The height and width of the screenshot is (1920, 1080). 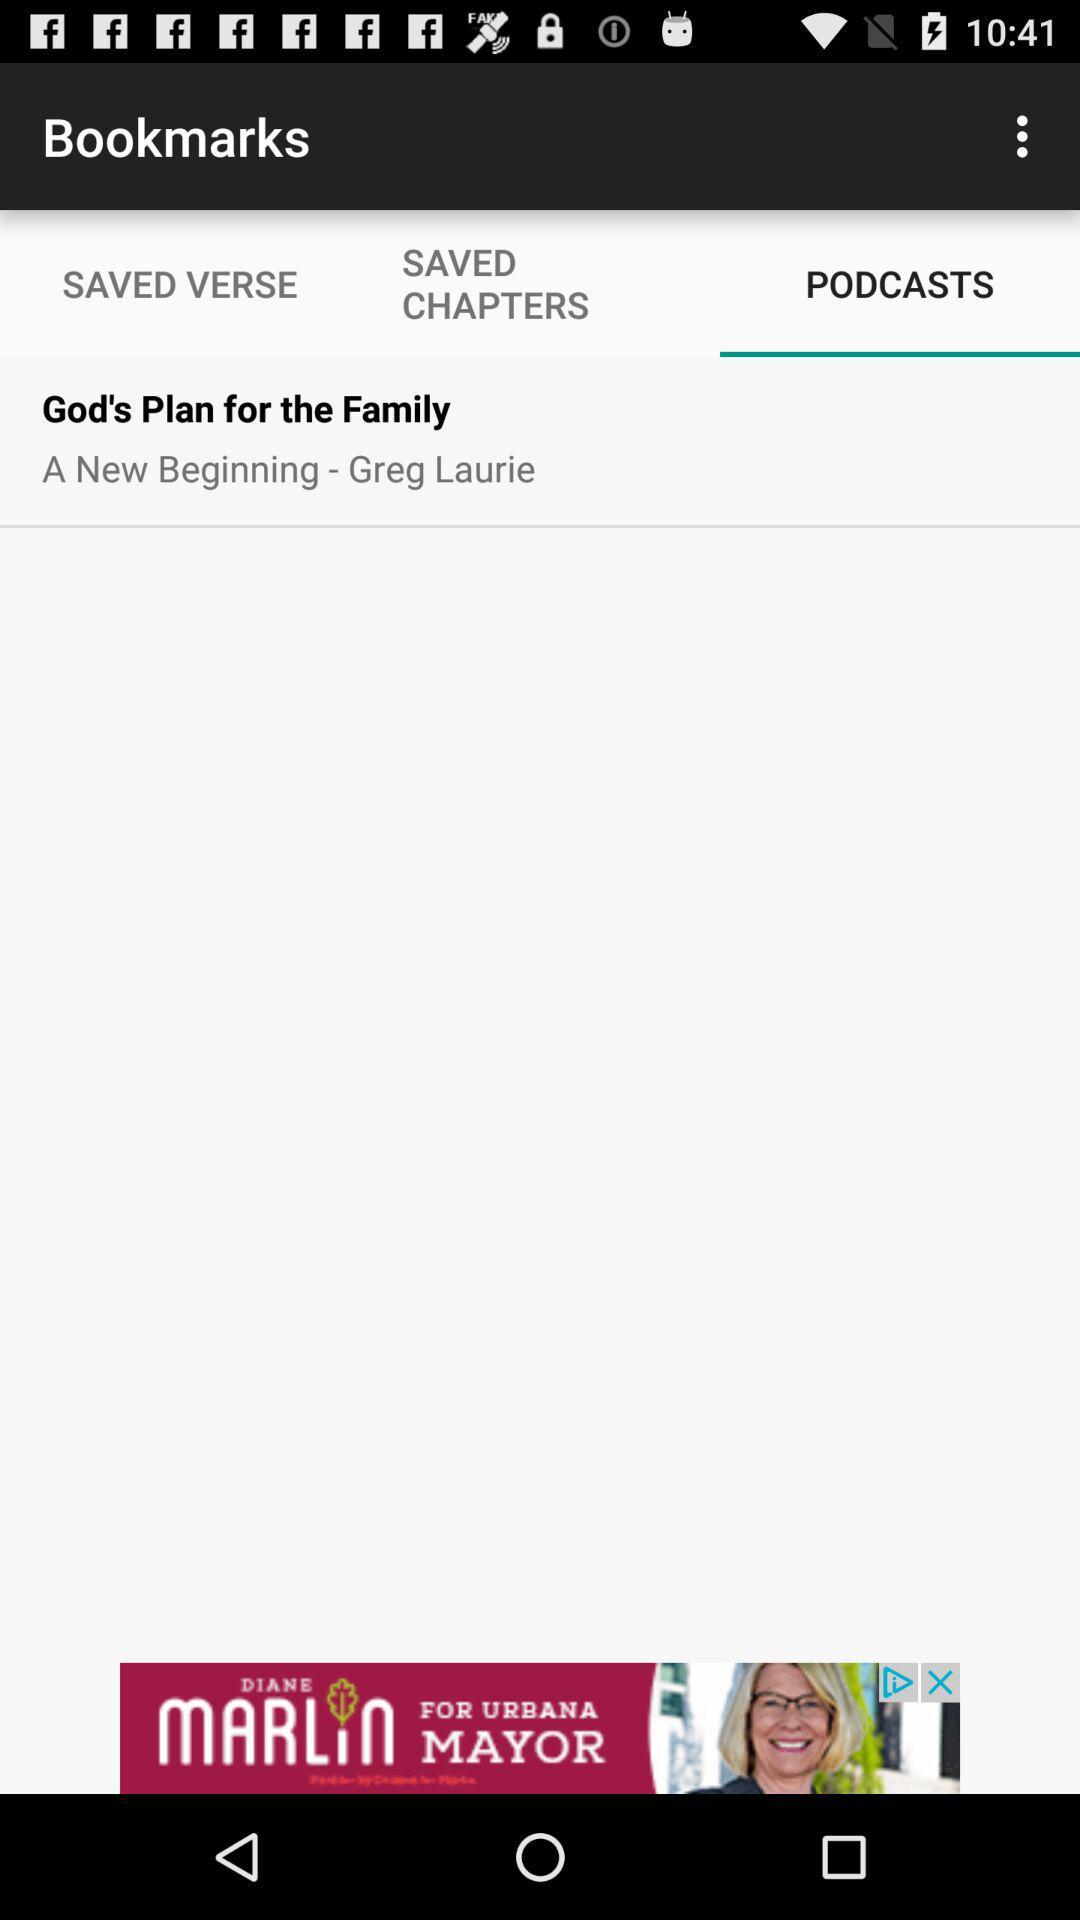 I want to click on advertisement link, so click(x=540, y=1727).